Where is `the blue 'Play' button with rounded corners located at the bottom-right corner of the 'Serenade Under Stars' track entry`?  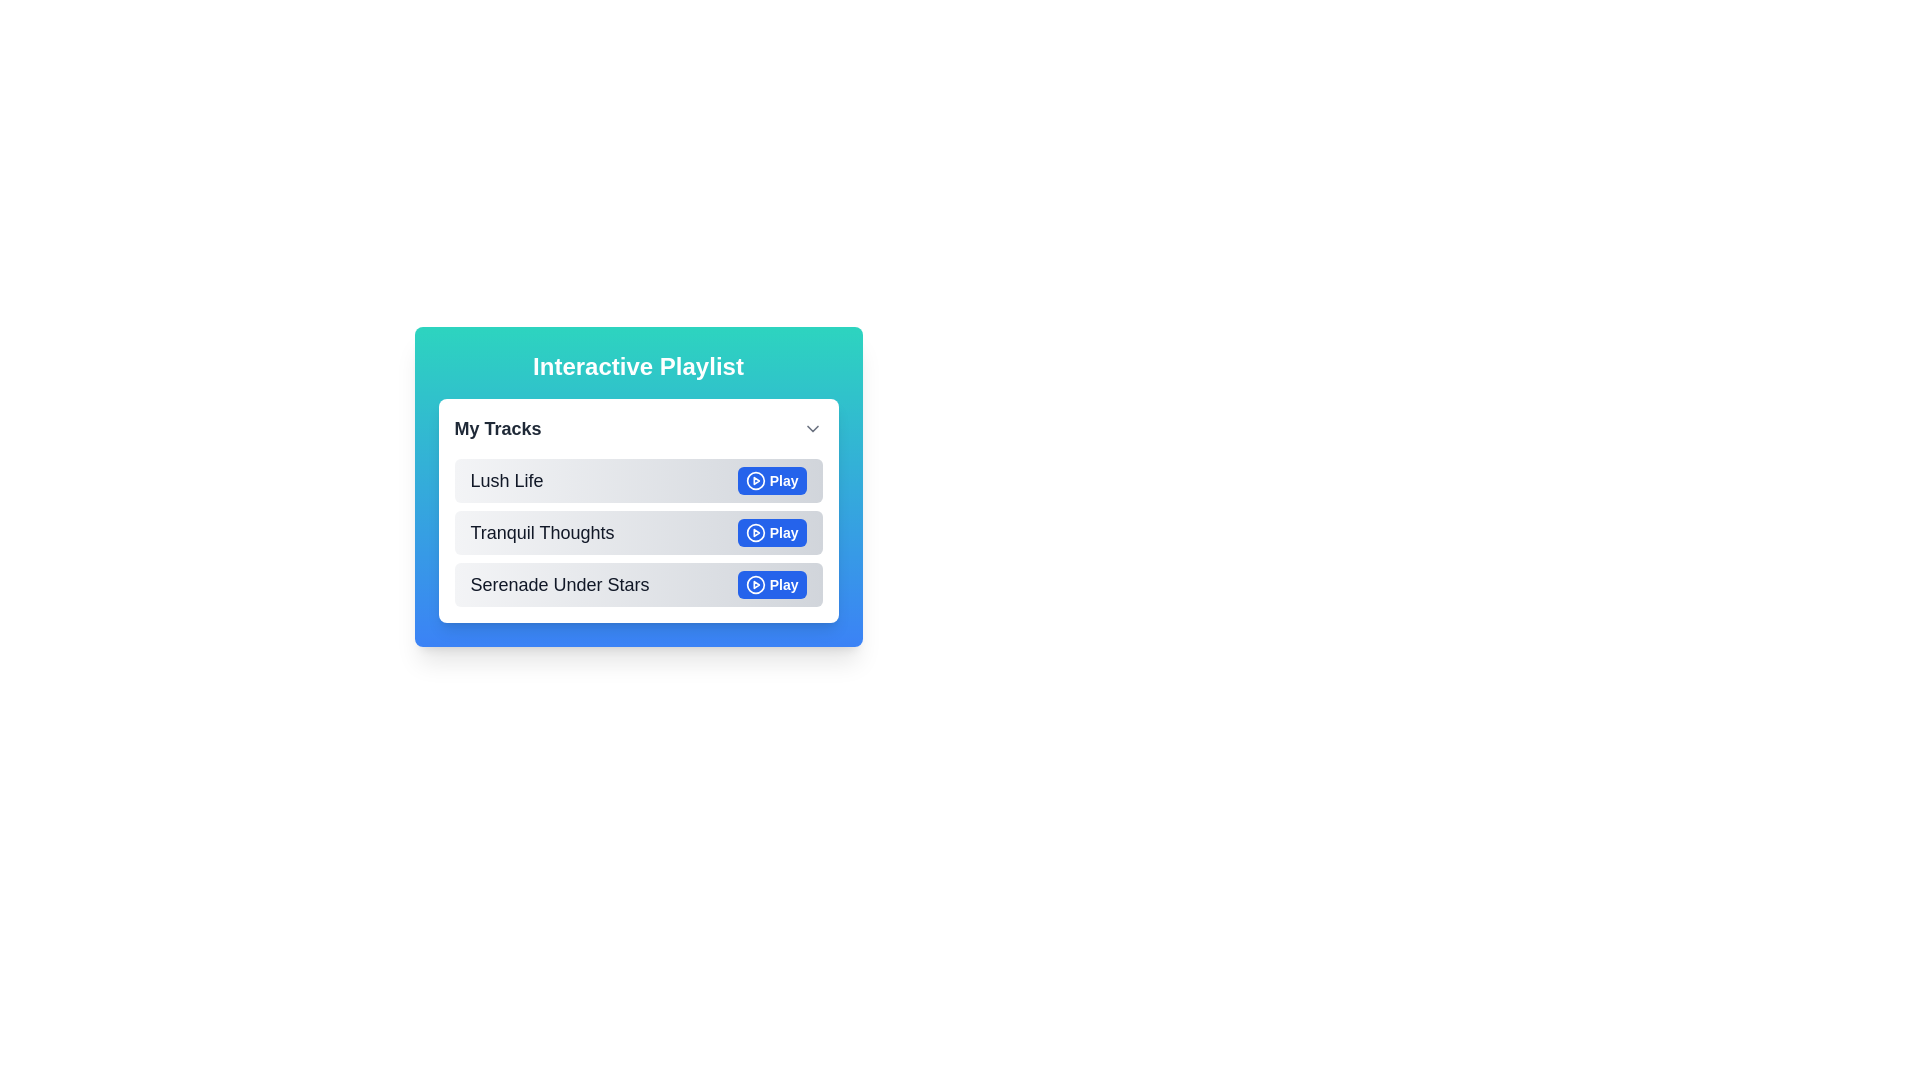 the blue 'Play' button with rounded corners located at the bottom-right corner of the 'Serenade Under Stars' track entry is located at coordinates (771, 585).